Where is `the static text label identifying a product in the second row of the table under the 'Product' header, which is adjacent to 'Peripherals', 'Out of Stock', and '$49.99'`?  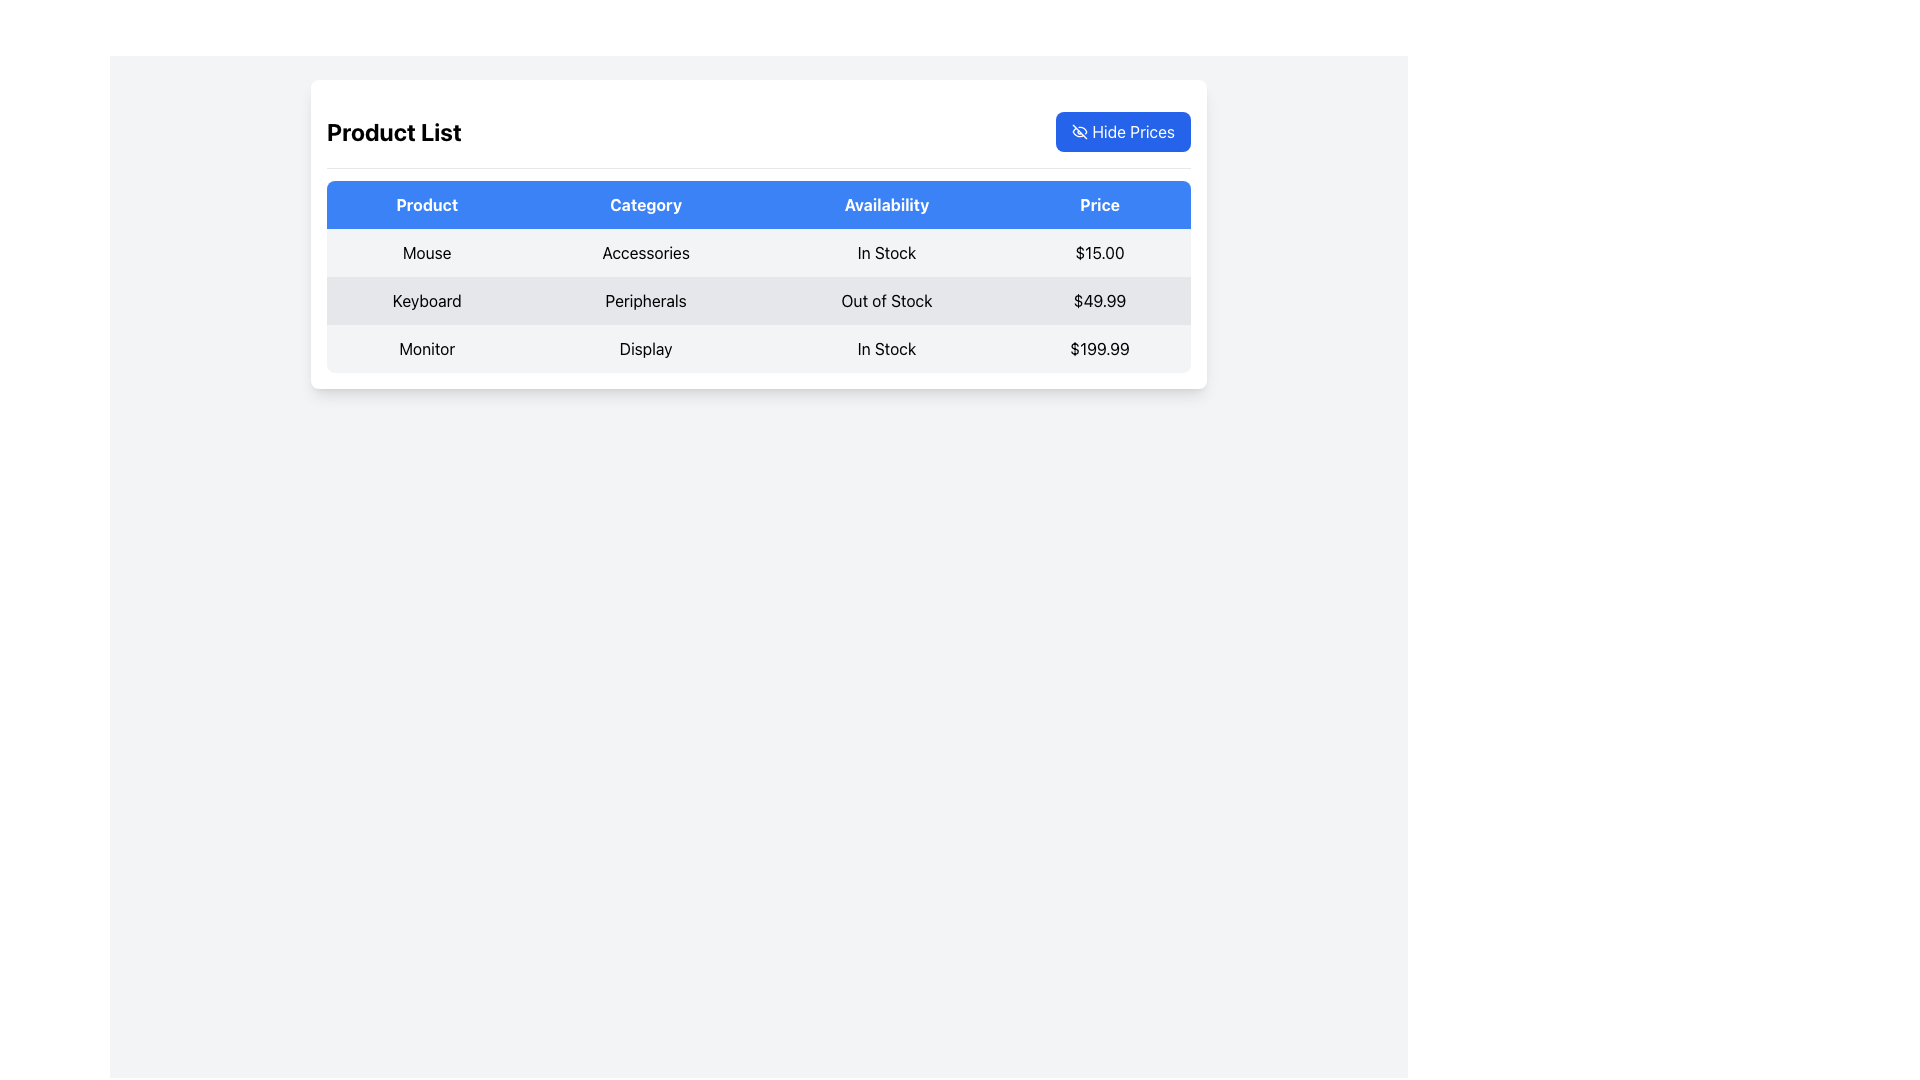
the static text label identifying a product in the second row of the table under the 'Product' header, which is adjacent to 'Peripherals', 'Out of Stock', and '$49.99' is located at coordinates (426, 300).